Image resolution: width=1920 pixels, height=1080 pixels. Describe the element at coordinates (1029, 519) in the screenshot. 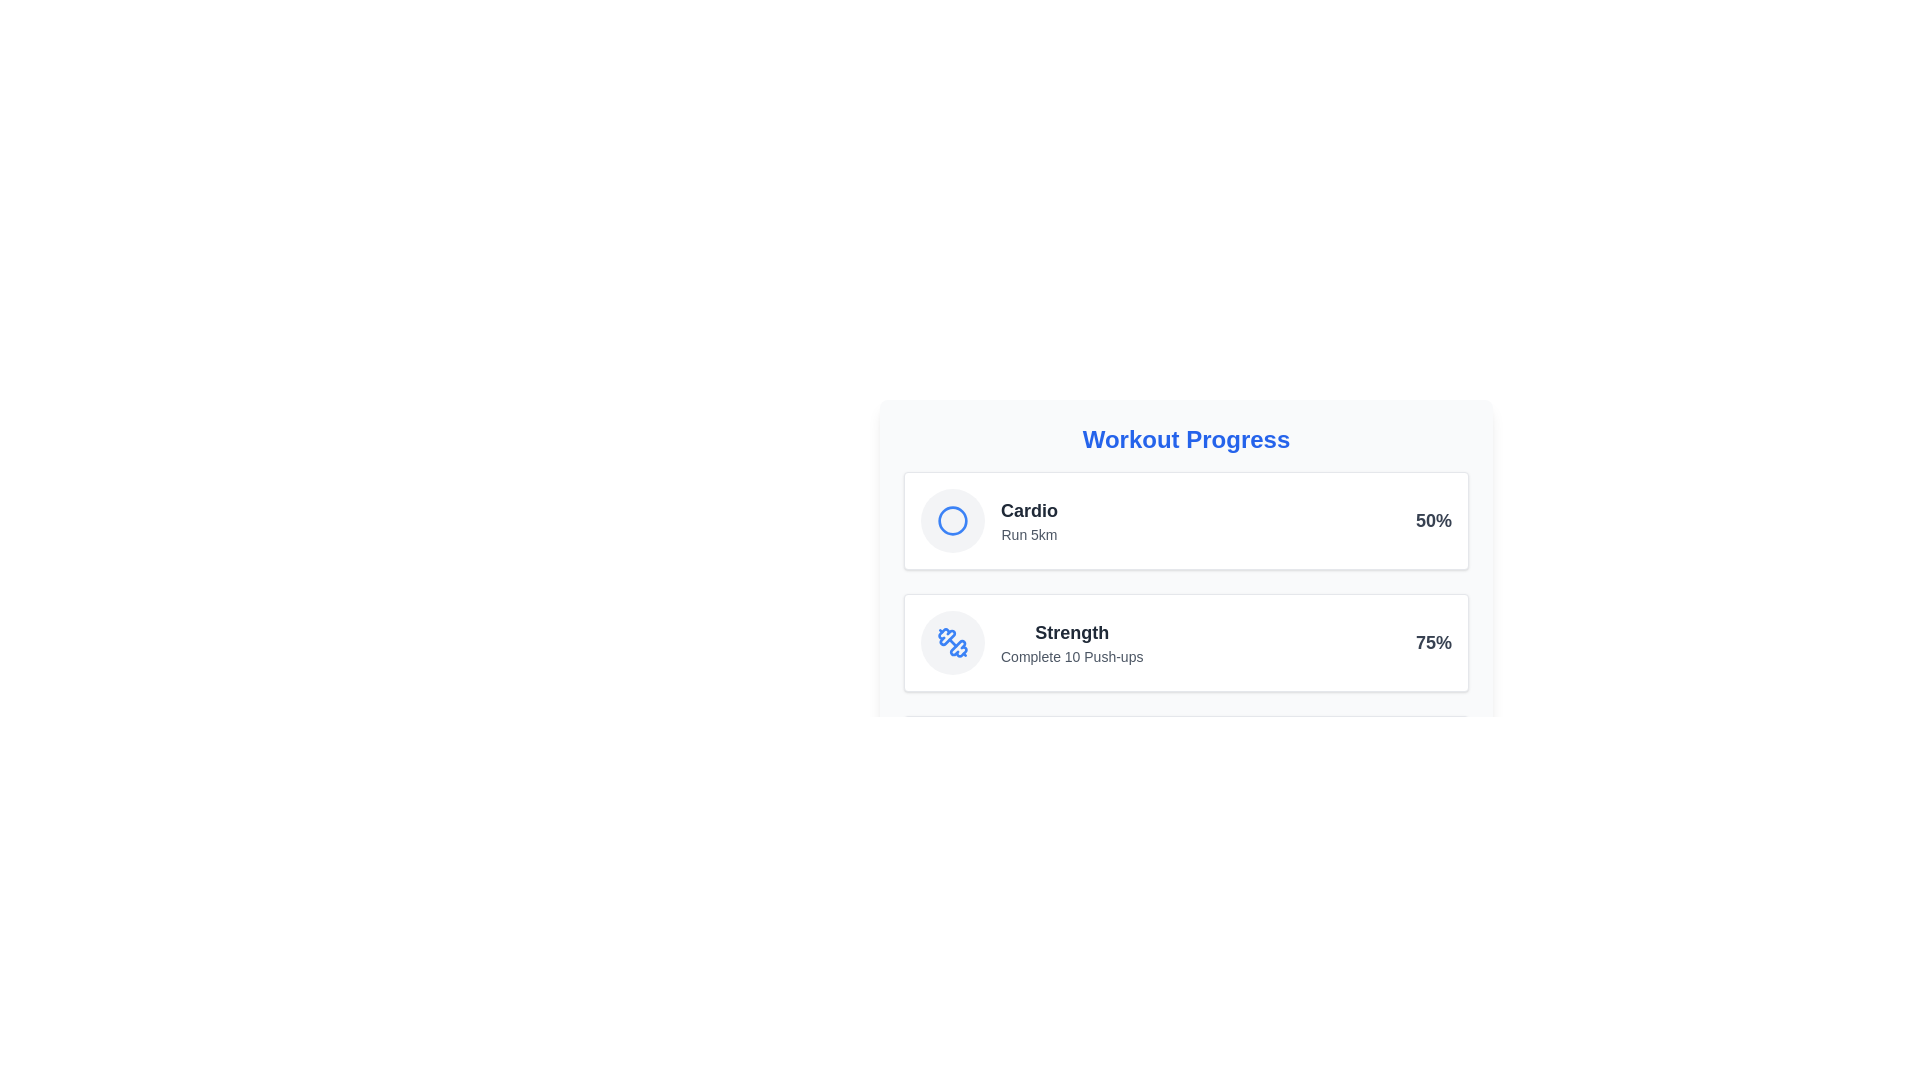

I see `text label that contains 'Cardio' and 'Run 5km', which is positioned above the percentage indicator '50%' in a vertical list of workout progress items` at that location.